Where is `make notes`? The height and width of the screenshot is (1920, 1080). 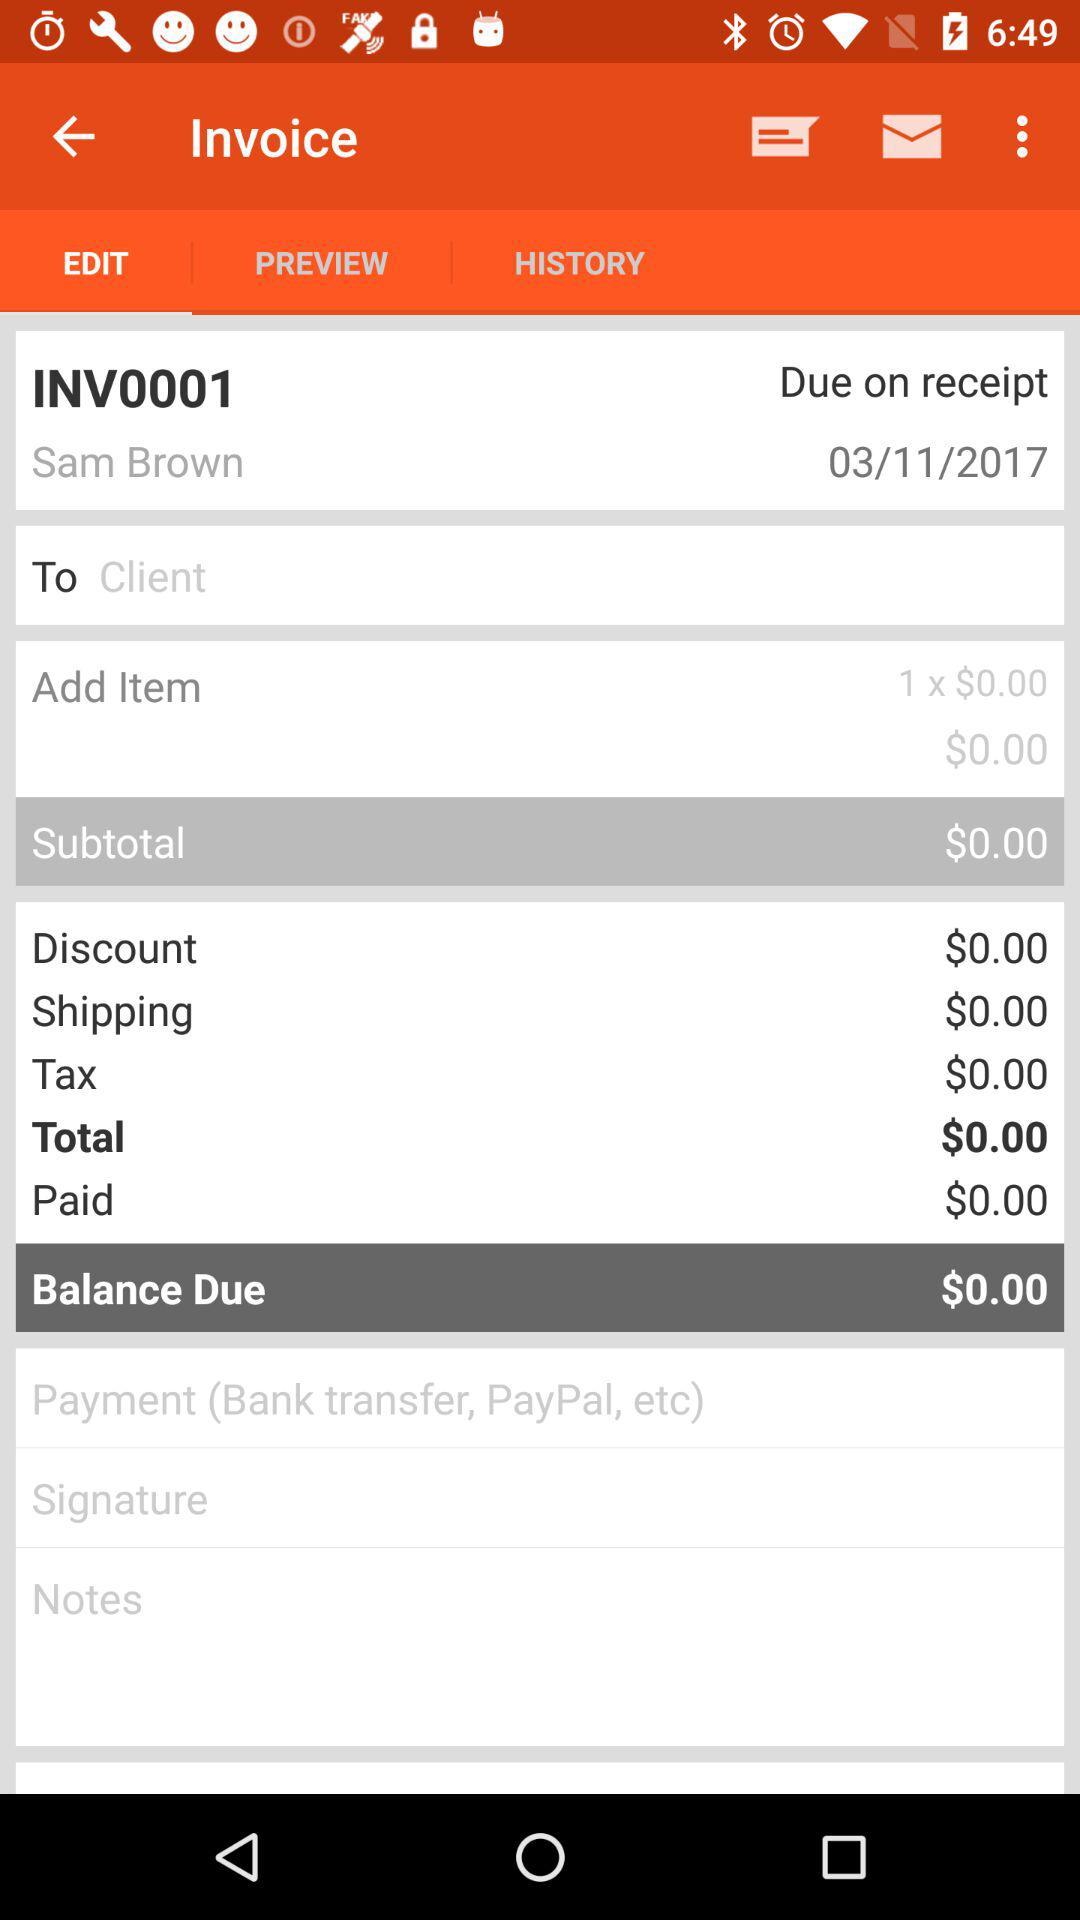 make notes is located at coordinates (540, 1646).